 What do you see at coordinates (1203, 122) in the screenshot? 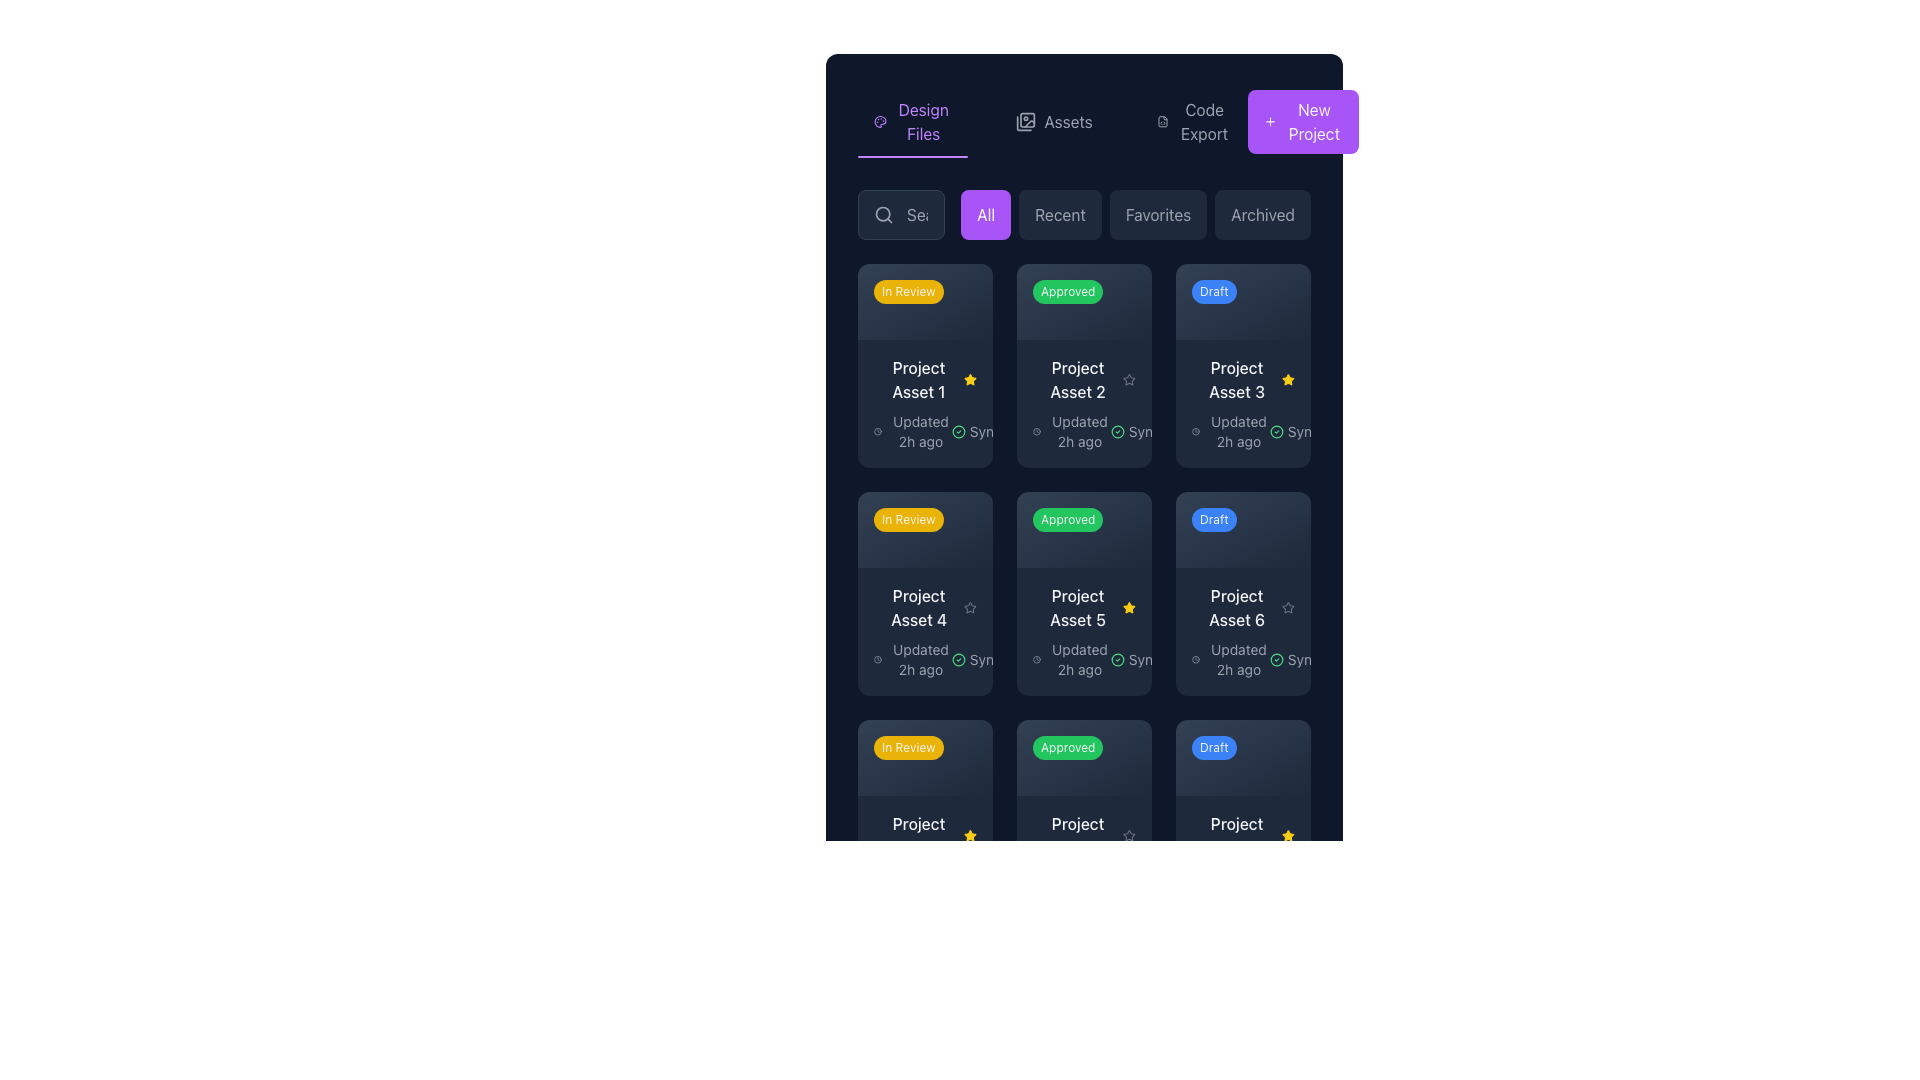
I see `the 'Code Export' text label` at bounding box center [1203, 122].